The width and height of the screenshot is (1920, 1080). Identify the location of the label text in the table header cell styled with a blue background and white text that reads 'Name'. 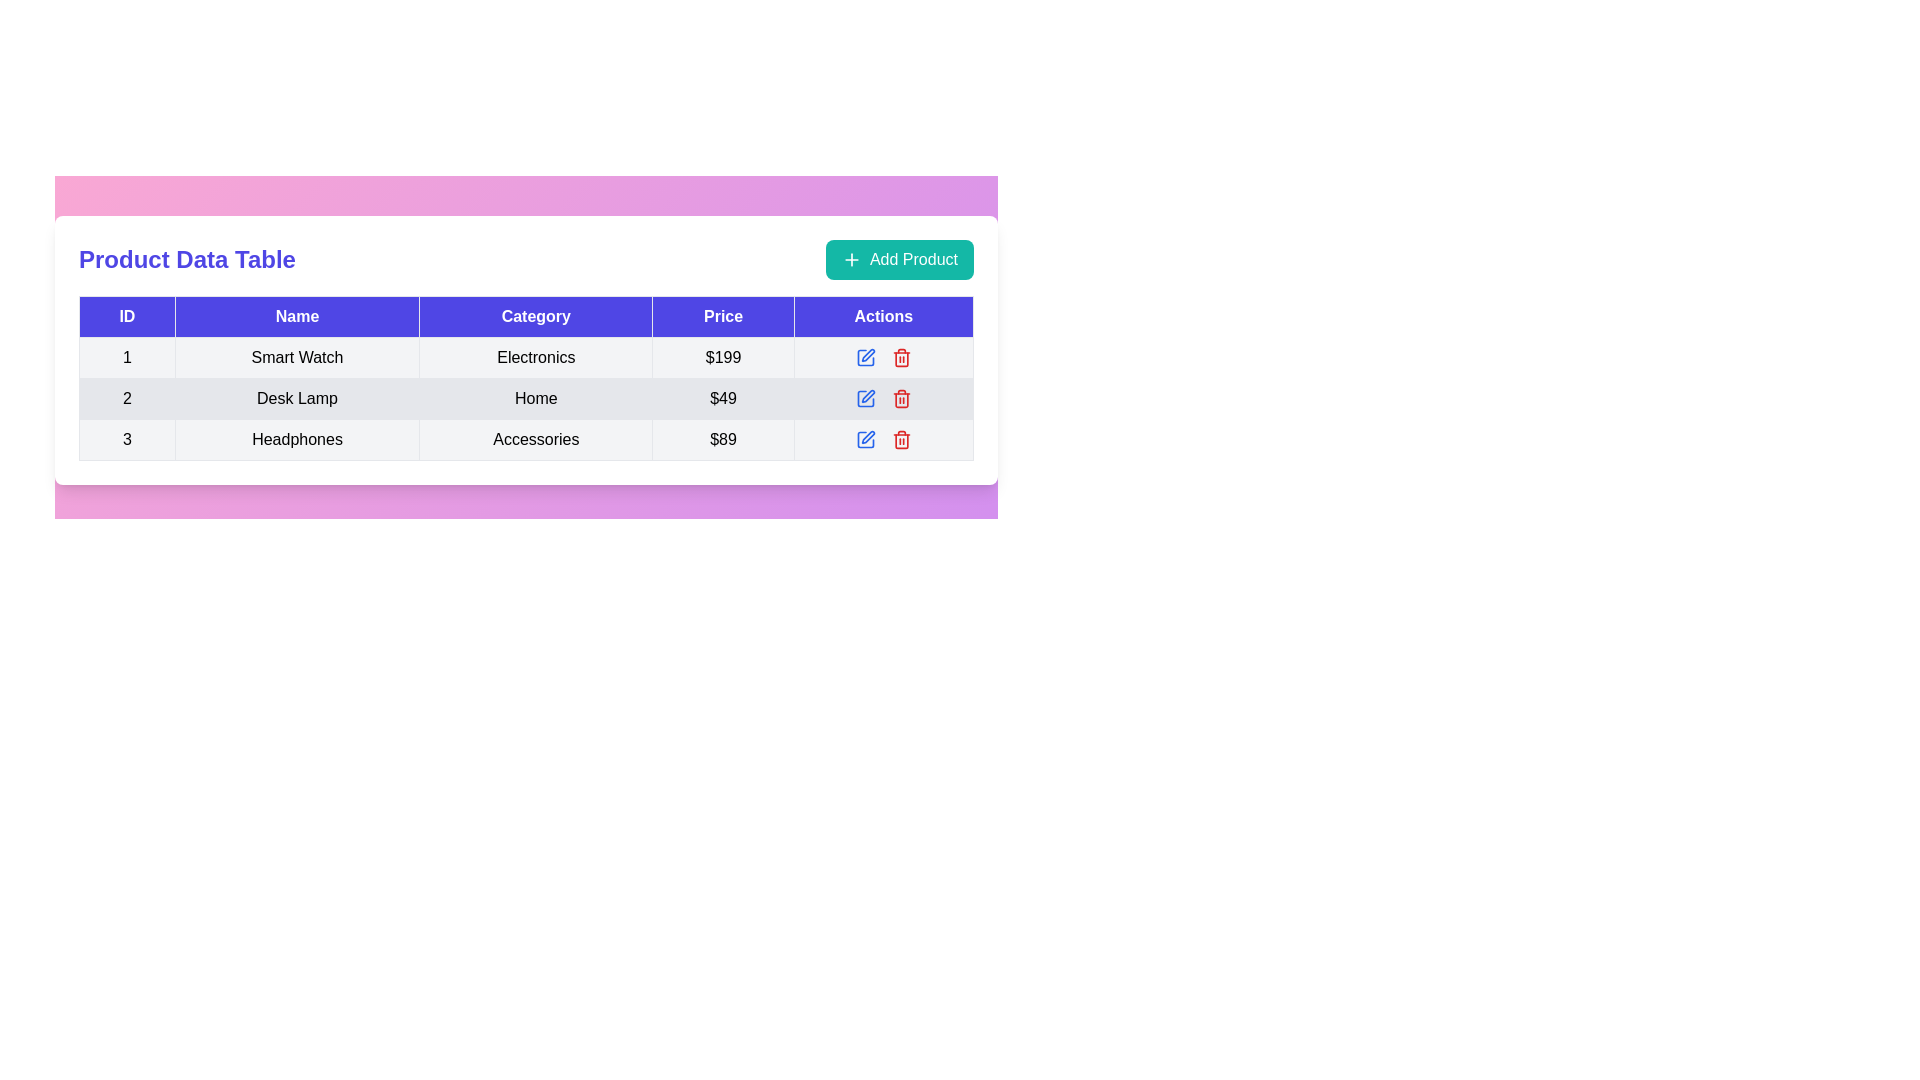
(296, 315).